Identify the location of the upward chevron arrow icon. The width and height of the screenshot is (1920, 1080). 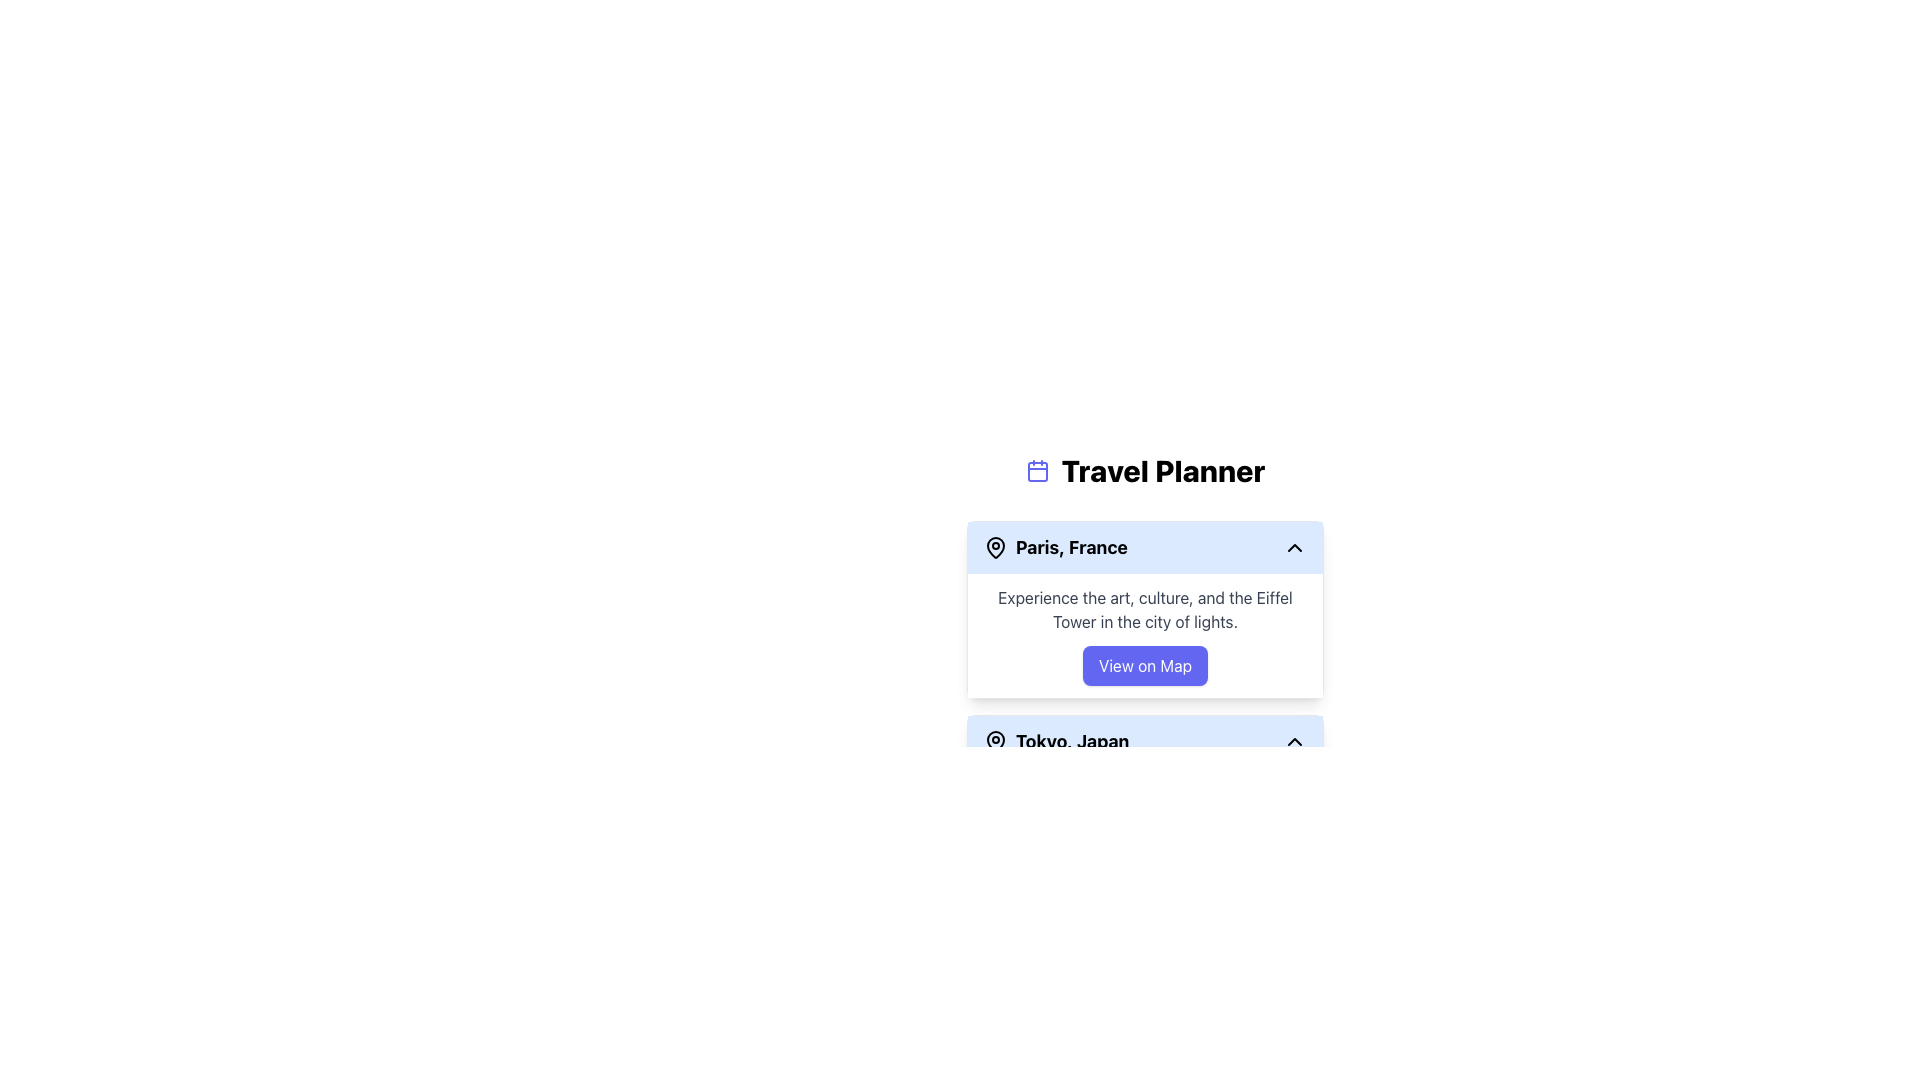
(1295, 741).